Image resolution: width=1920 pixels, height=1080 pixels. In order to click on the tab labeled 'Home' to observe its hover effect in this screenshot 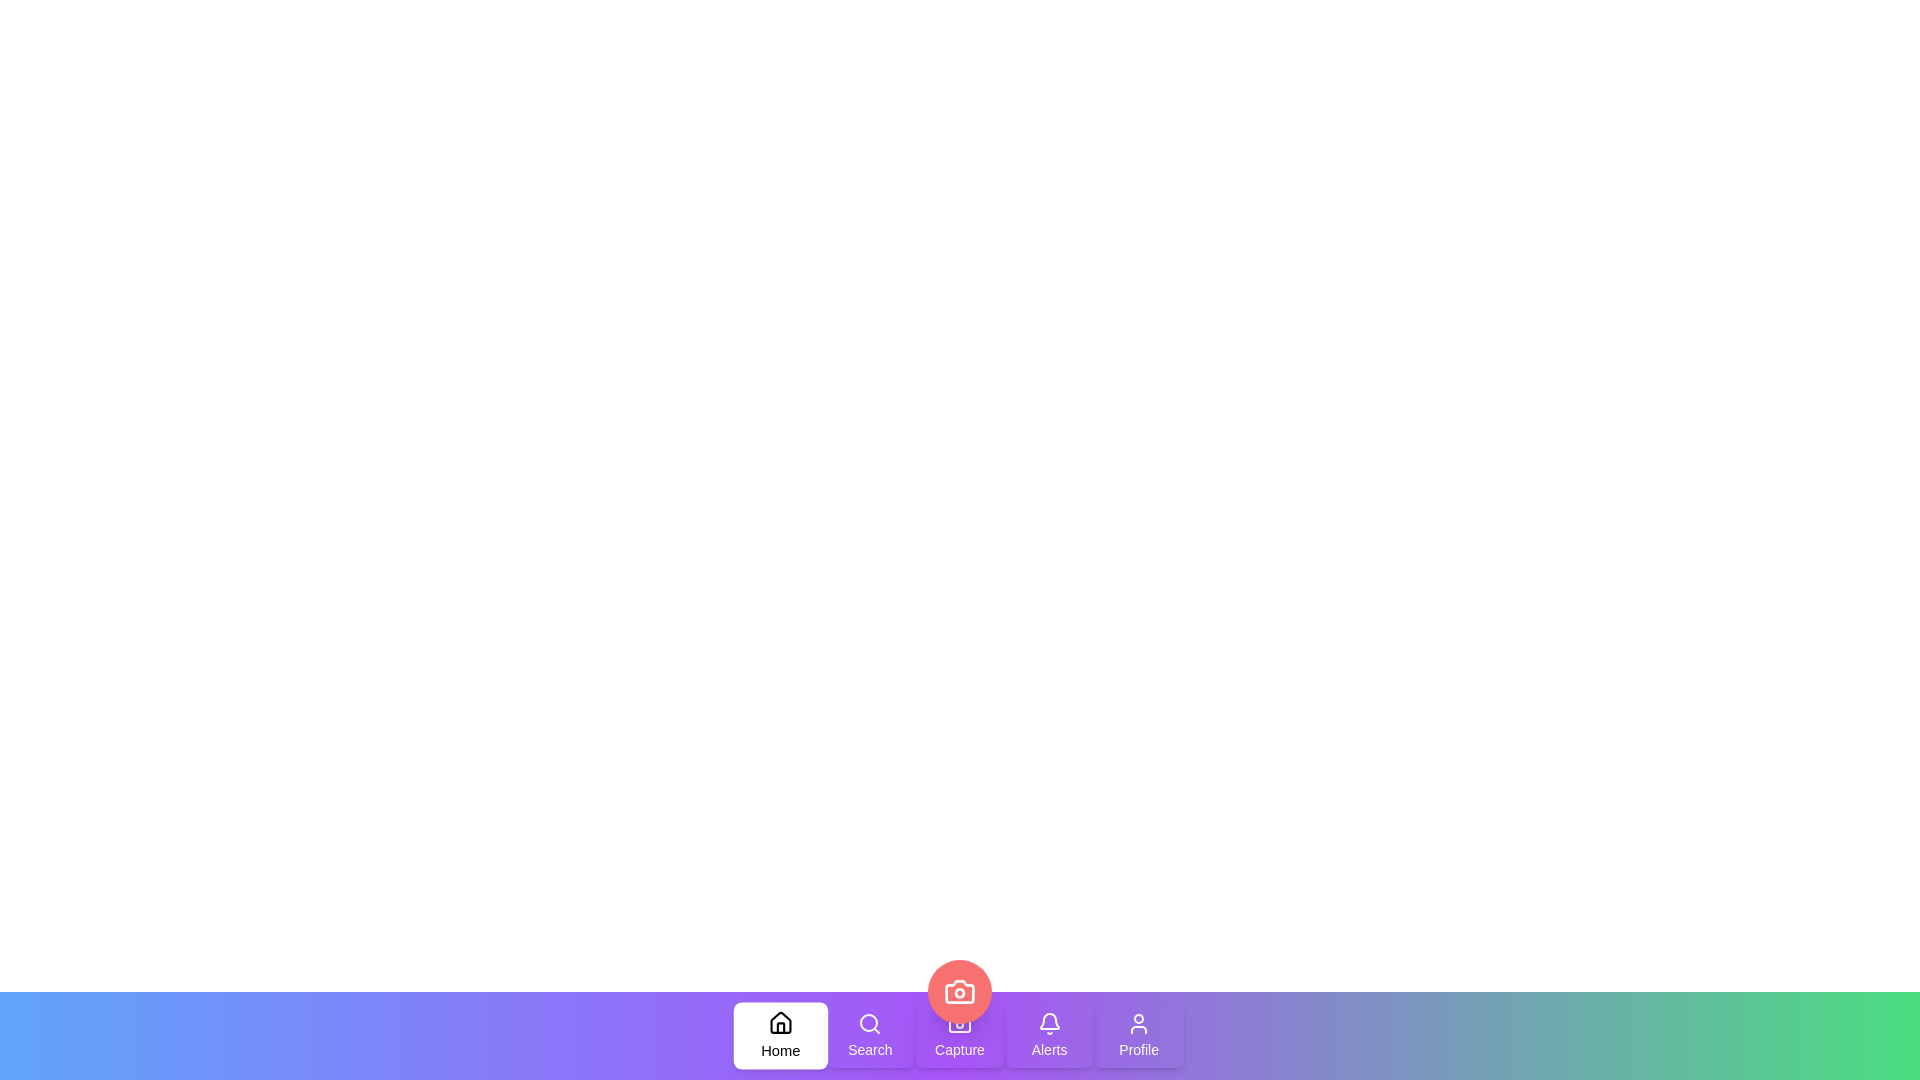, I will do `click(779, 1035)`.